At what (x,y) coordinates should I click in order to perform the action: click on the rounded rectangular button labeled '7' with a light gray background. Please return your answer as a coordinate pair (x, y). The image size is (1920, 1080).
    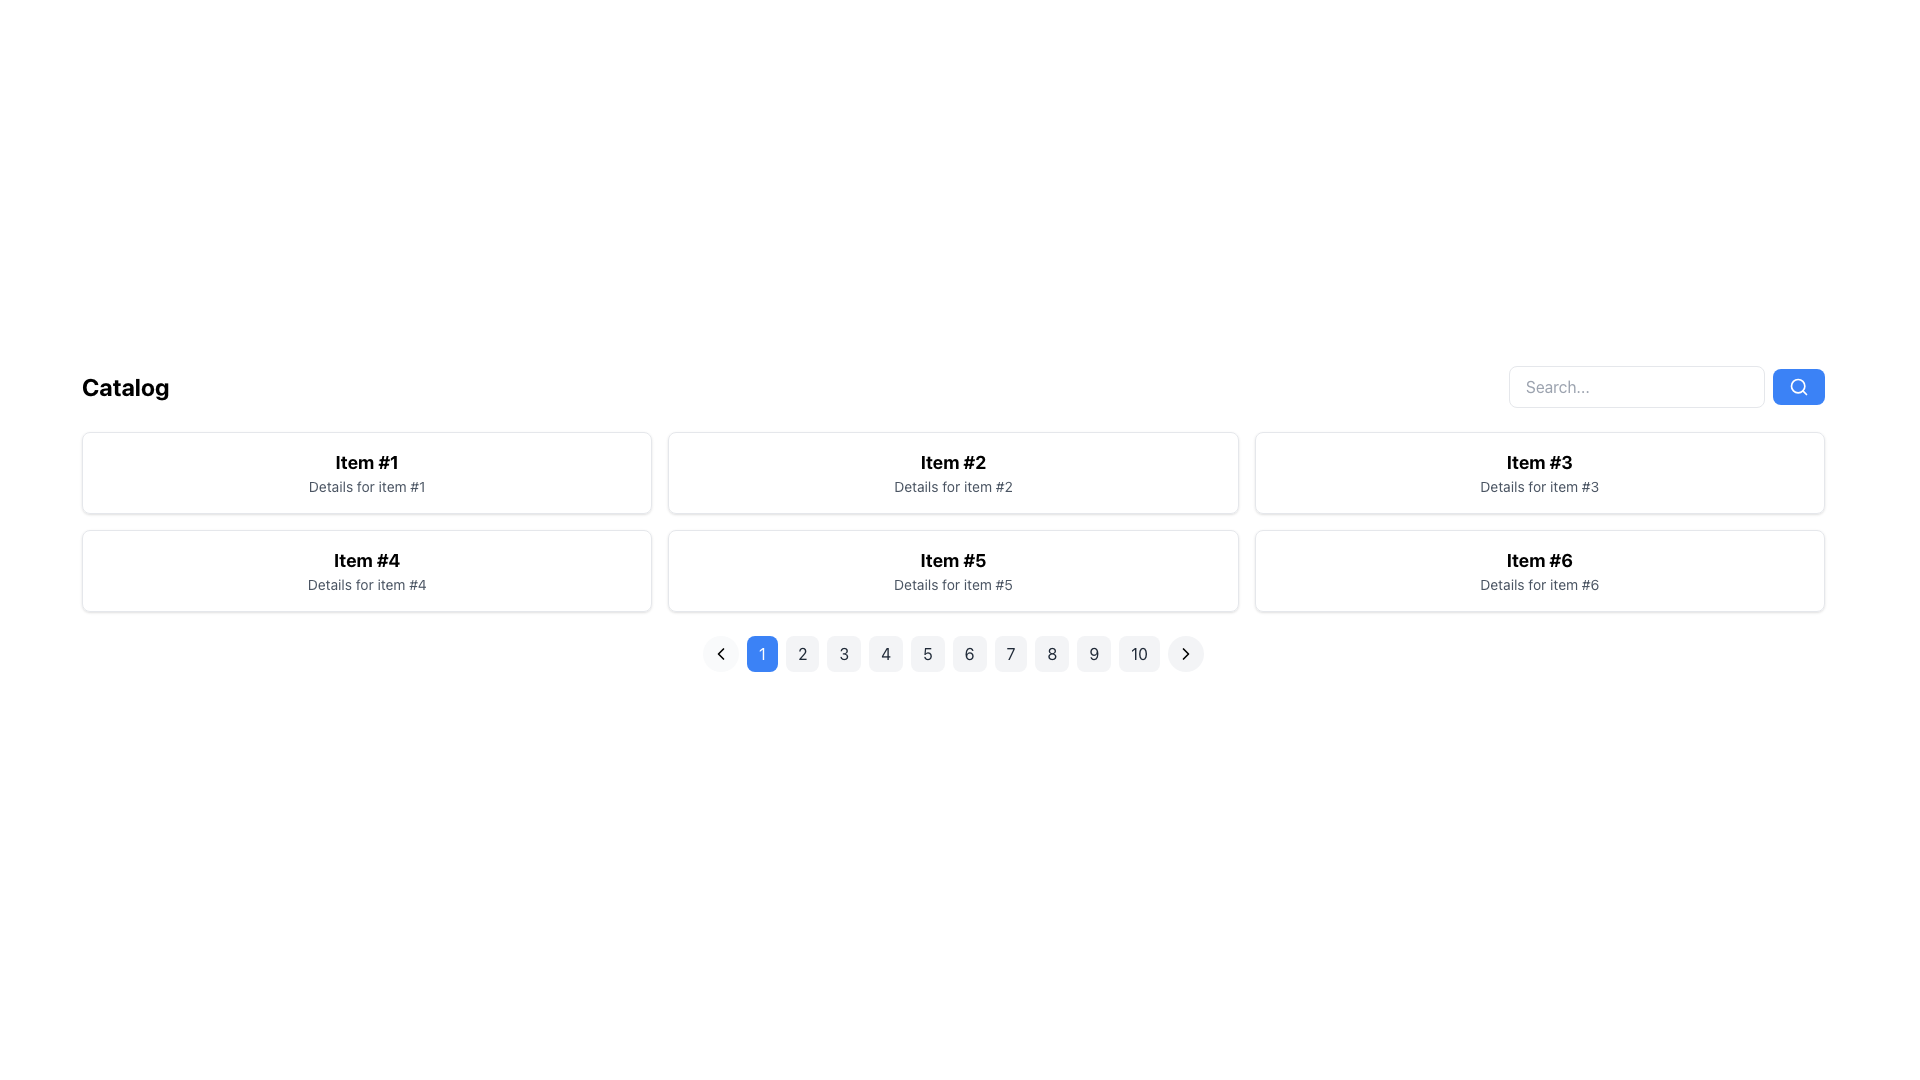
    Looking at the image, I should click on (1011, 654).